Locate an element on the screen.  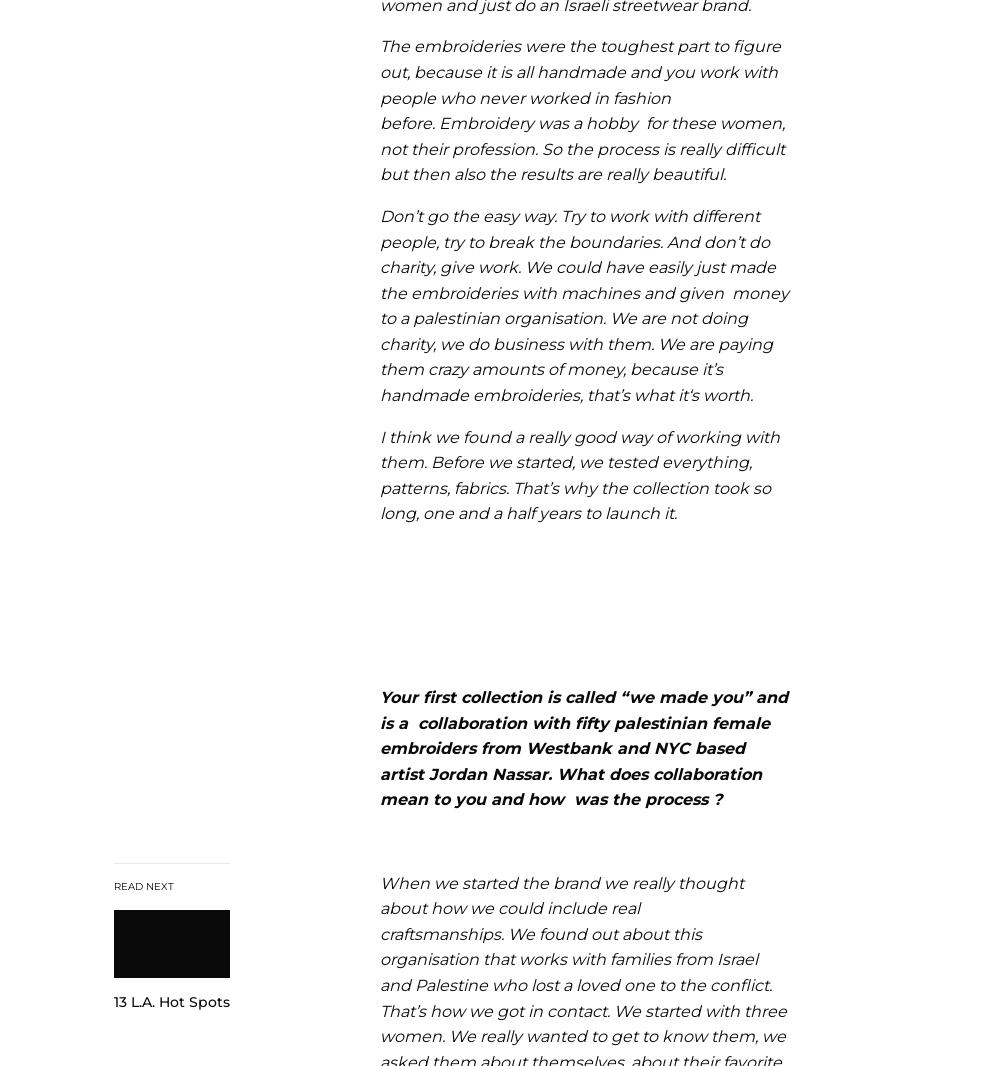
'When we started the brand we really thought about how we could include real craftsmanships.' is located at coordinates (562, 908).